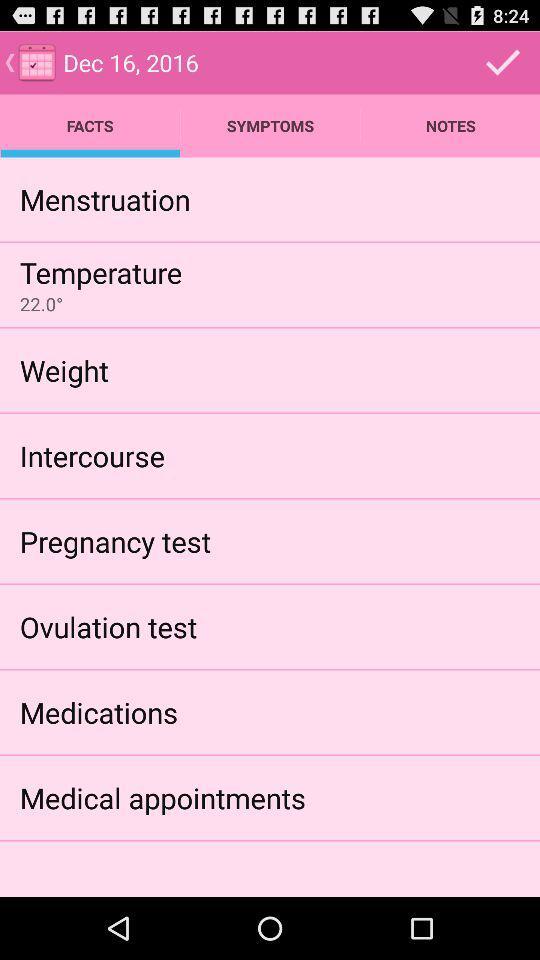  Describe the element at coordinates (115, 541) in the screenshot. I see `the icon below the intercourse app` at that location.